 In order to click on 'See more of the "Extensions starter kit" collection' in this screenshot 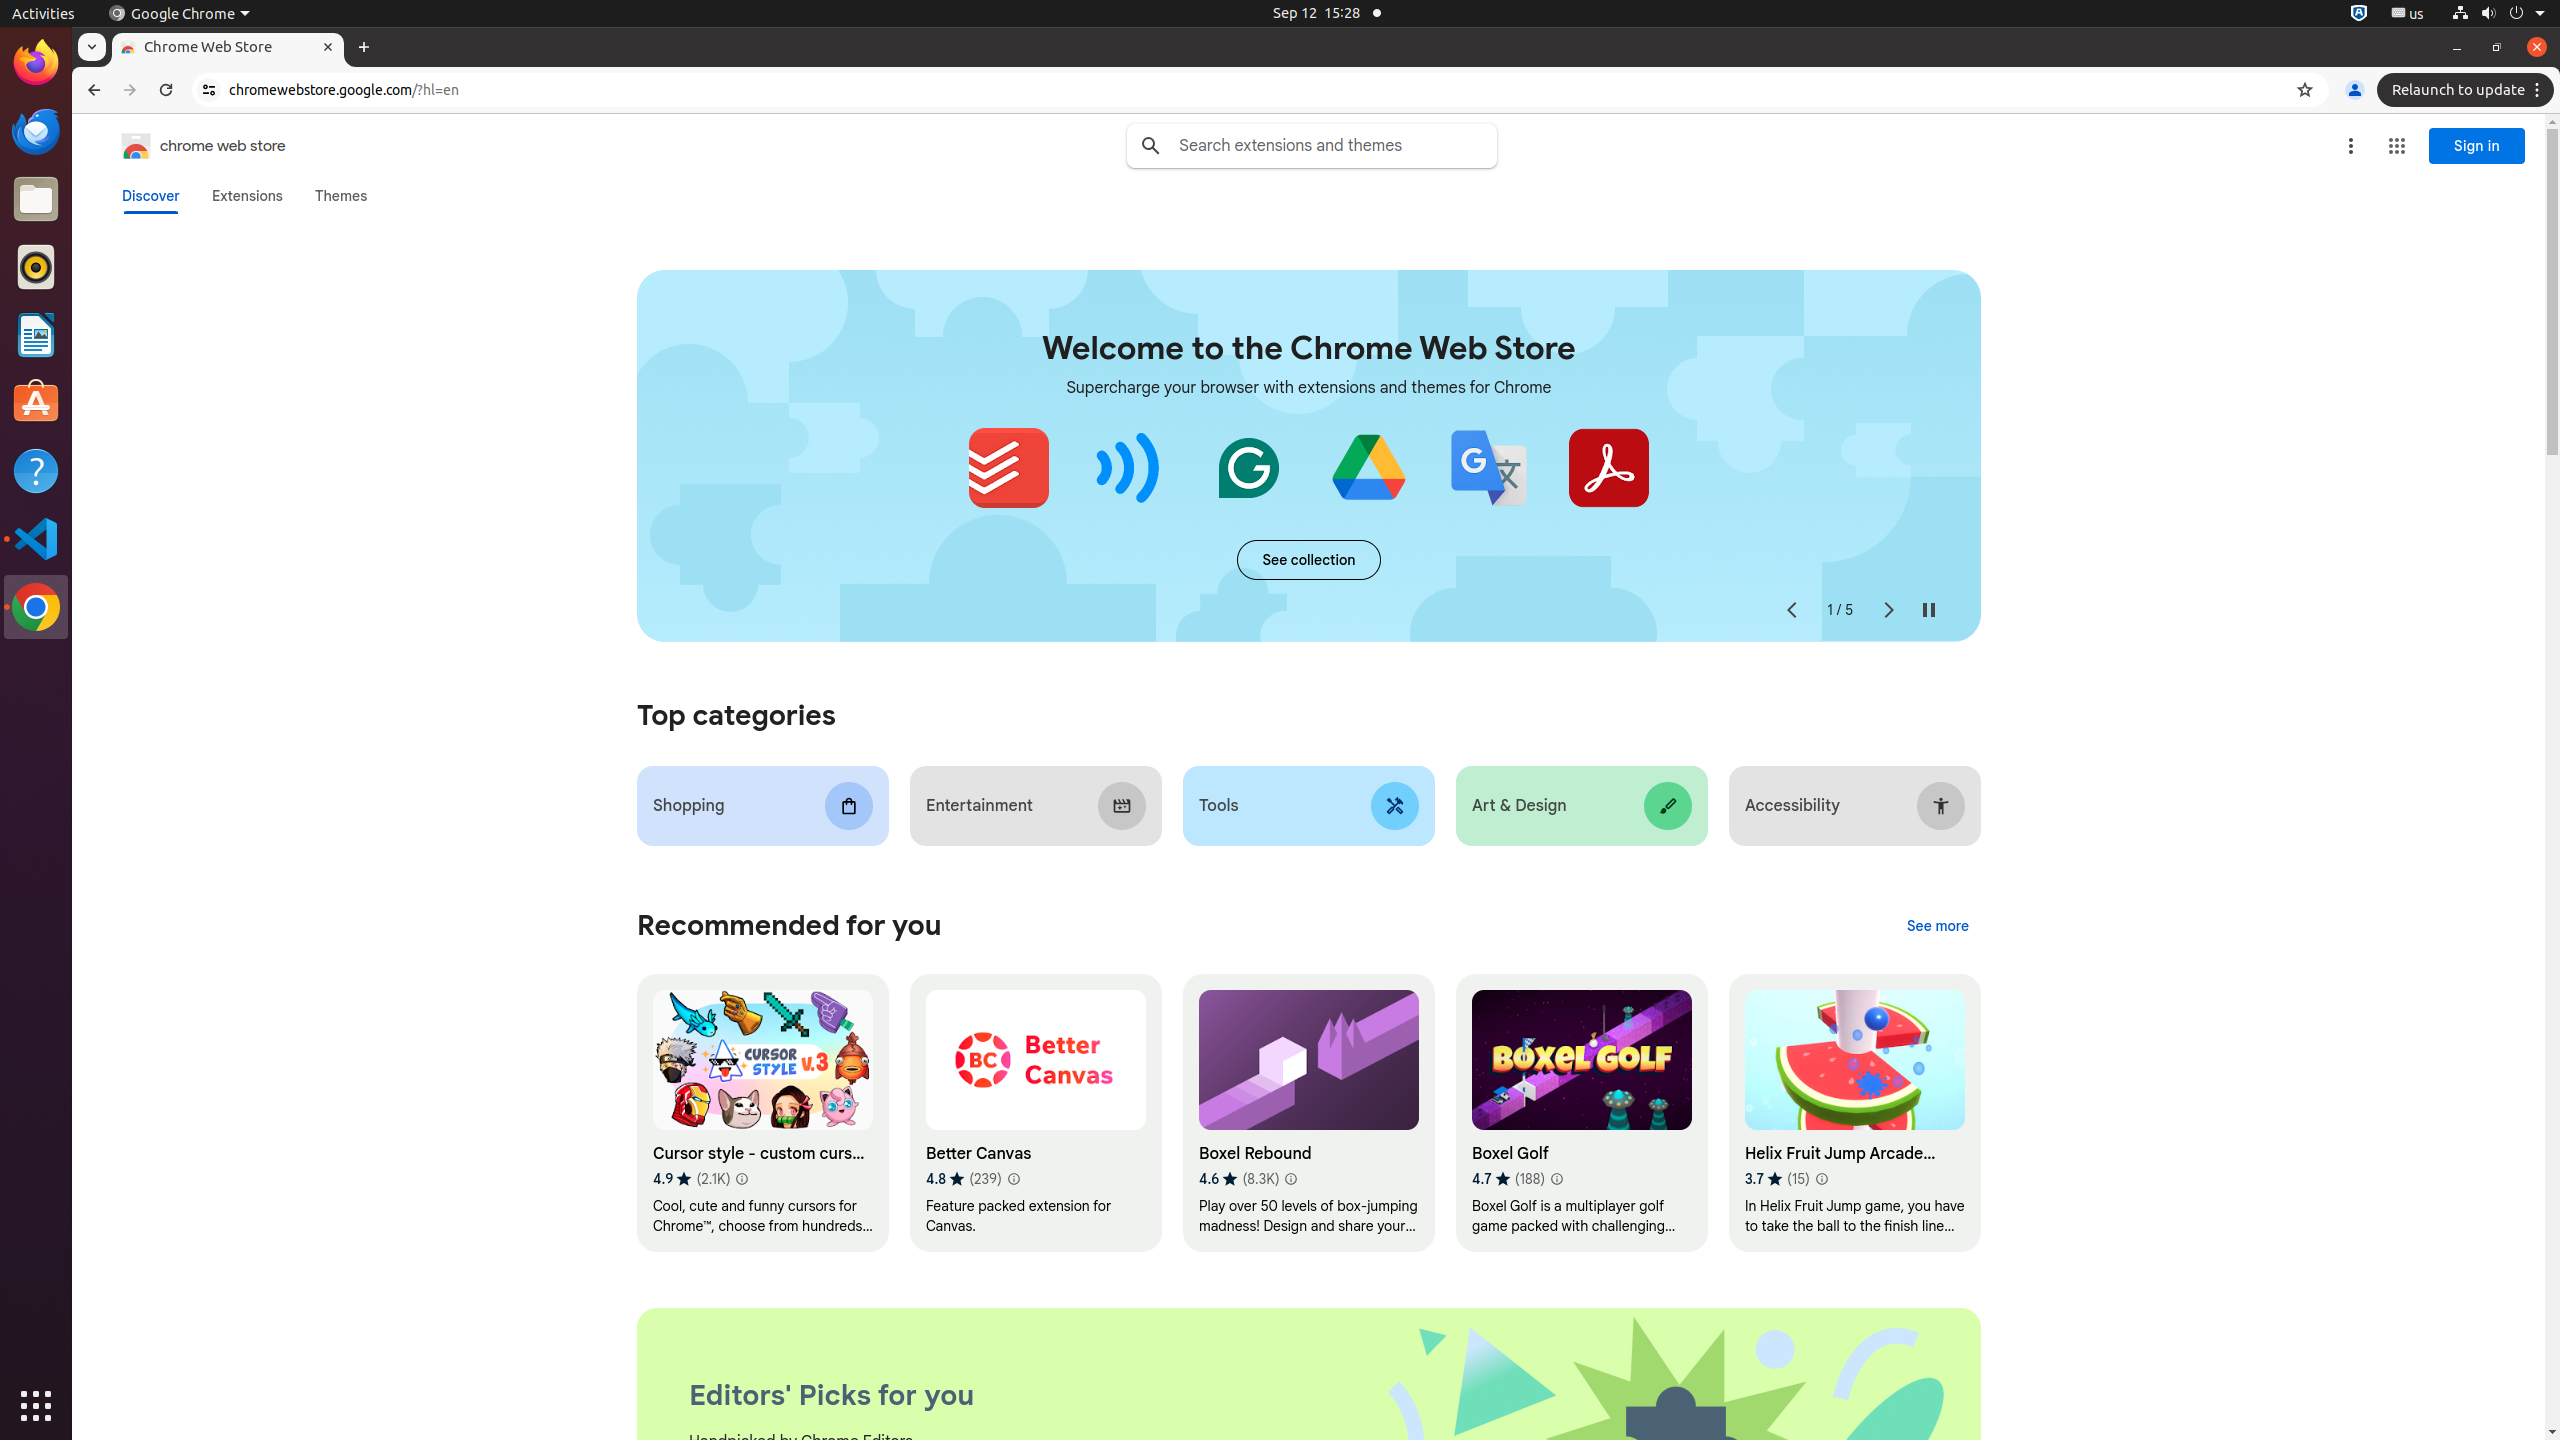, I will do `click(1308, 559)`.